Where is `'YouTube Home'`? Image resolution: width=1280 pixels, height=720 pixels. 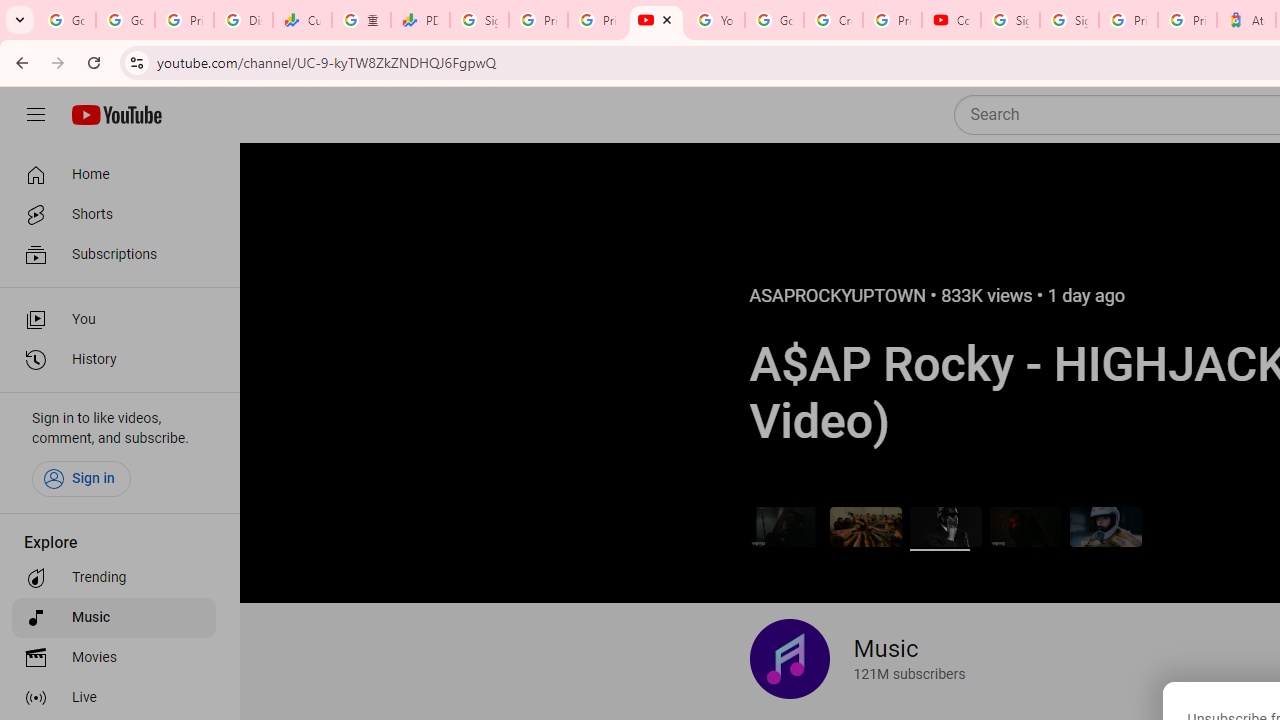 'YouTube Home' is located at coordinates (115, 115).